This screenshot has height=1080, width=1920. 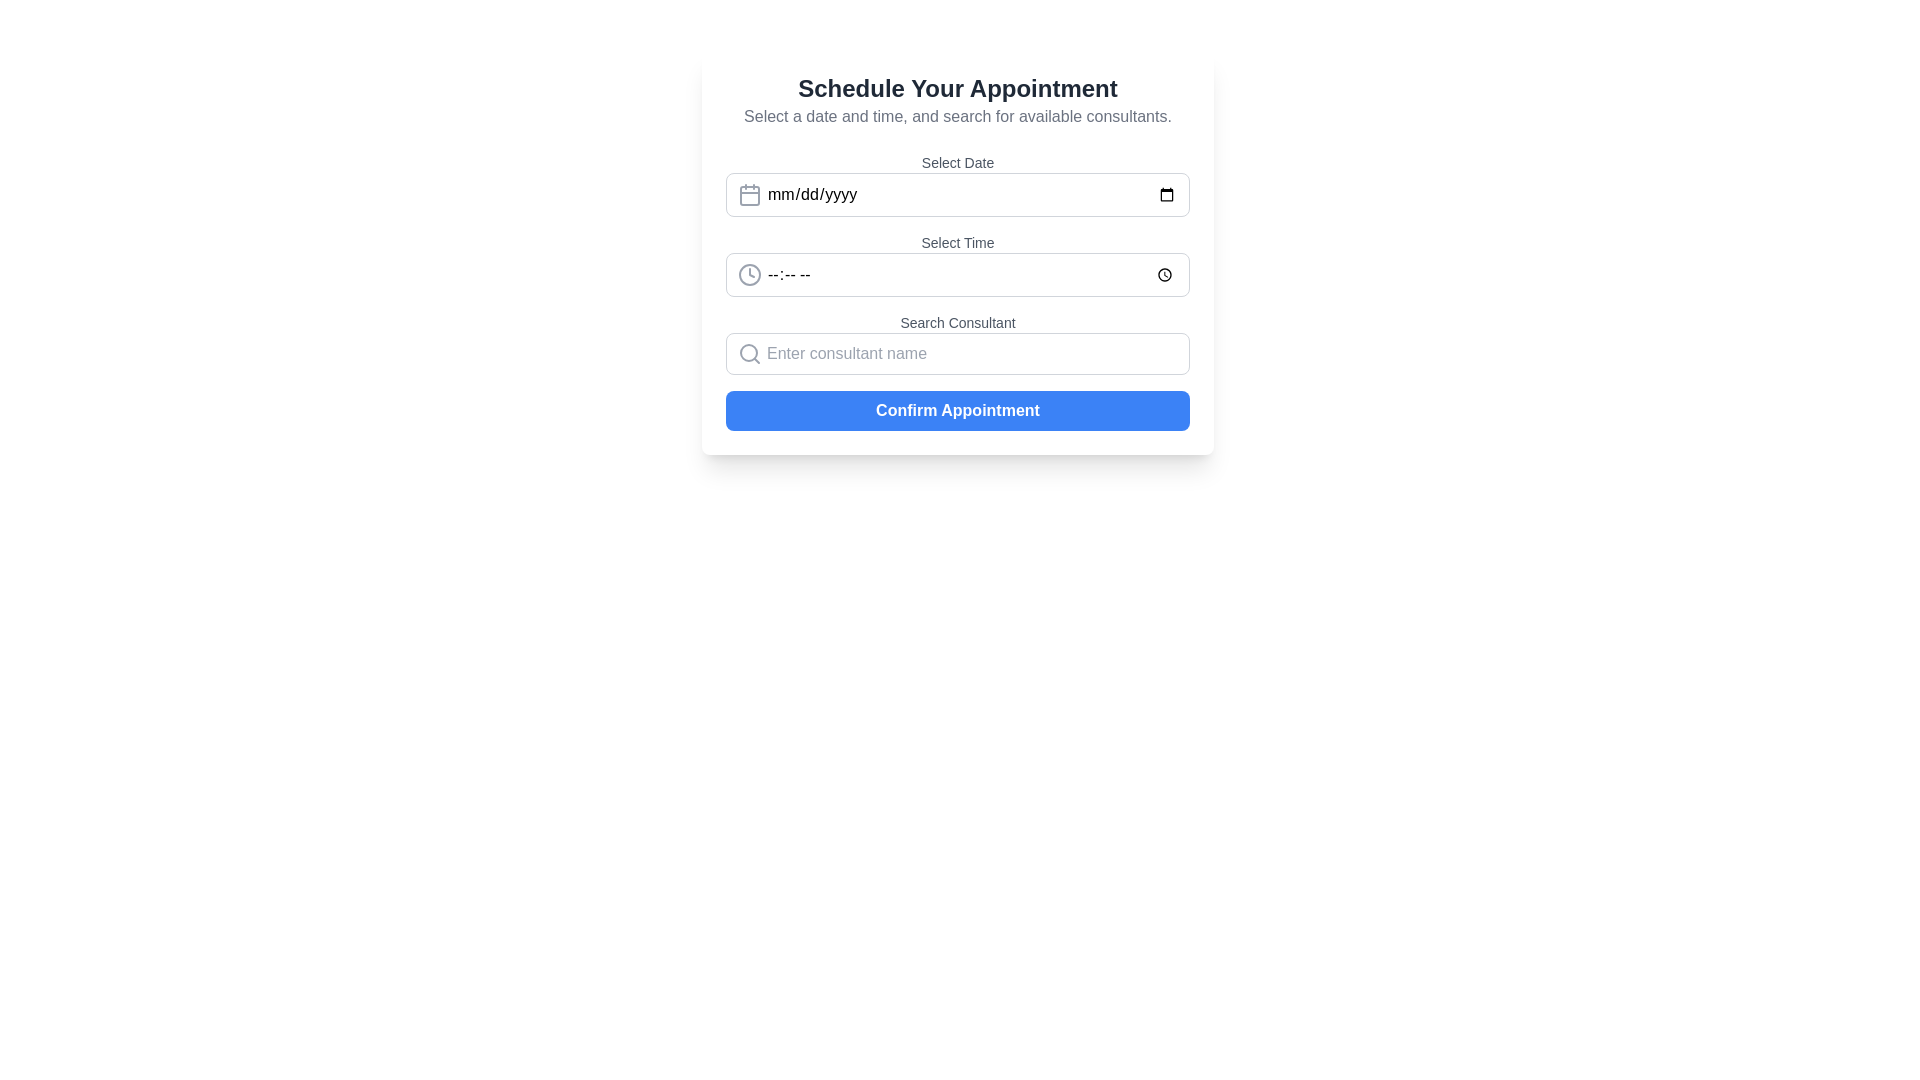 What do you see at coordinates (748, 274) in the screenshot?
I see `the outer circular component of the clock icon located to the left of the '--:--' placeholder text in the 'Select Time' field` at bounding box center [748, 274].